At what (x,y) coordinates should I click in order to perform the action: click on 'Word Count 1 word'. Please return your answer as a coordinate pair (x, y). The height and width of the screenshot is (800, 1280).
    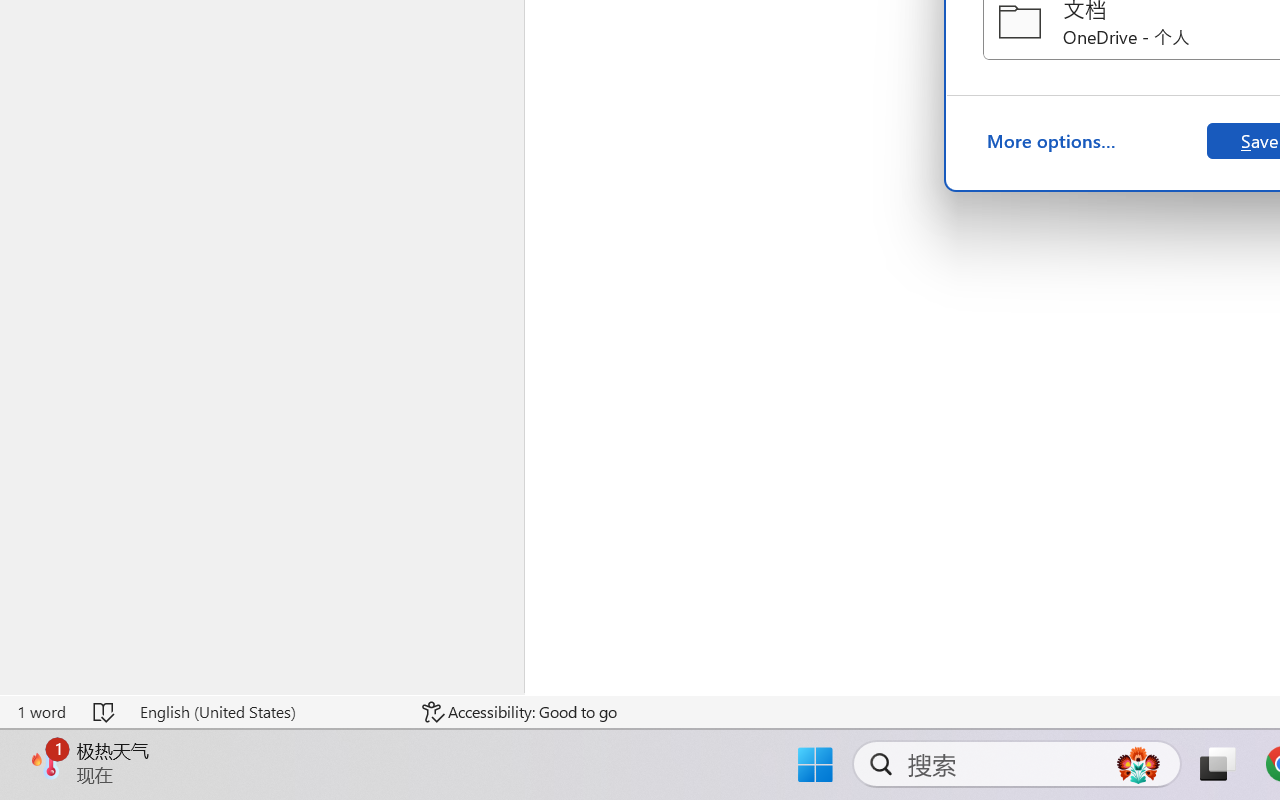
    Looking at the image, I should click on (41, 711).